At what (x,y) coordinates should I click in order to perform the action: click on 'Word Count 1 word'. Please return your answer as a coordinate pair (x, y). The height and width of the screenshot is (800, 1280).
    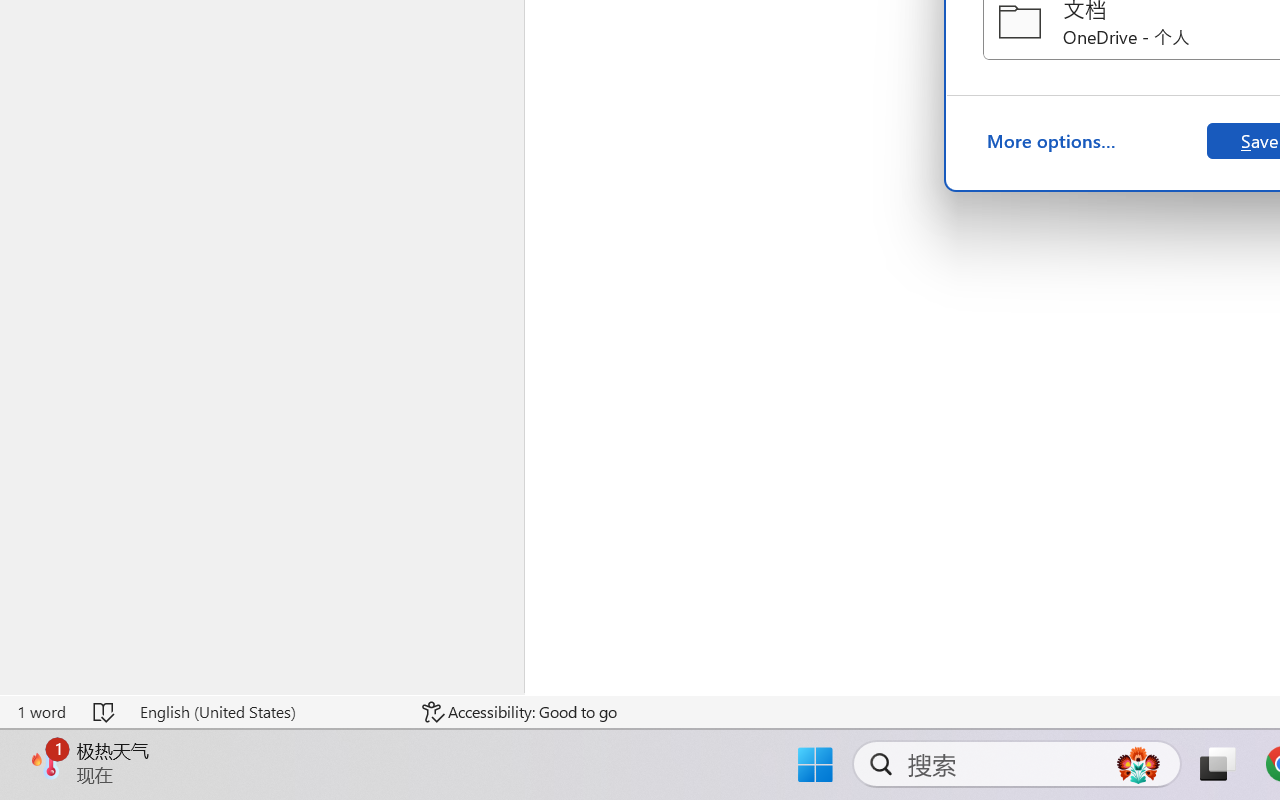
    Looking at the image, I should click on (41, 711).